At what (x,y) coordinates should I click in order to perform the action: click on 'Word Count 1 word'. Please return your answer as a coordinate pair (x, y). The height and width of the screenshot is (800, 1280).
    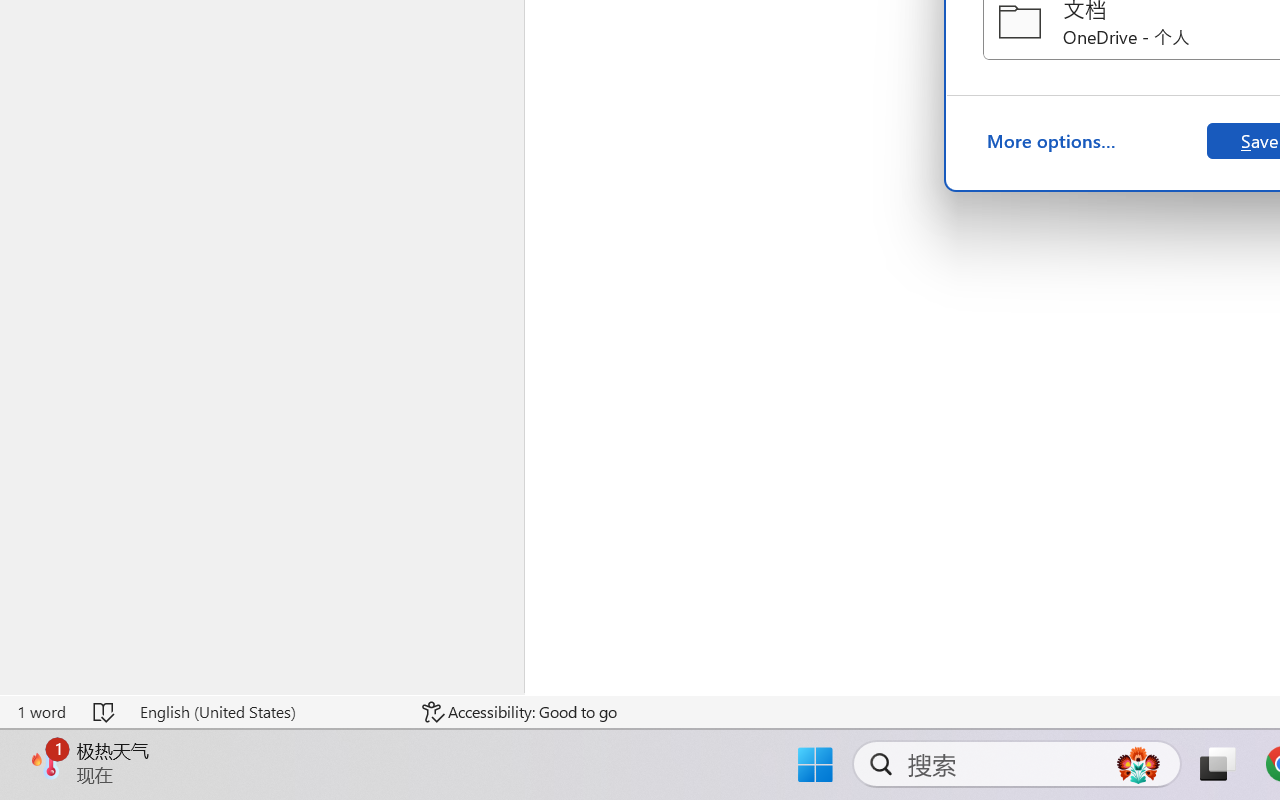
    Looking at the image, I should click on (41, 711).